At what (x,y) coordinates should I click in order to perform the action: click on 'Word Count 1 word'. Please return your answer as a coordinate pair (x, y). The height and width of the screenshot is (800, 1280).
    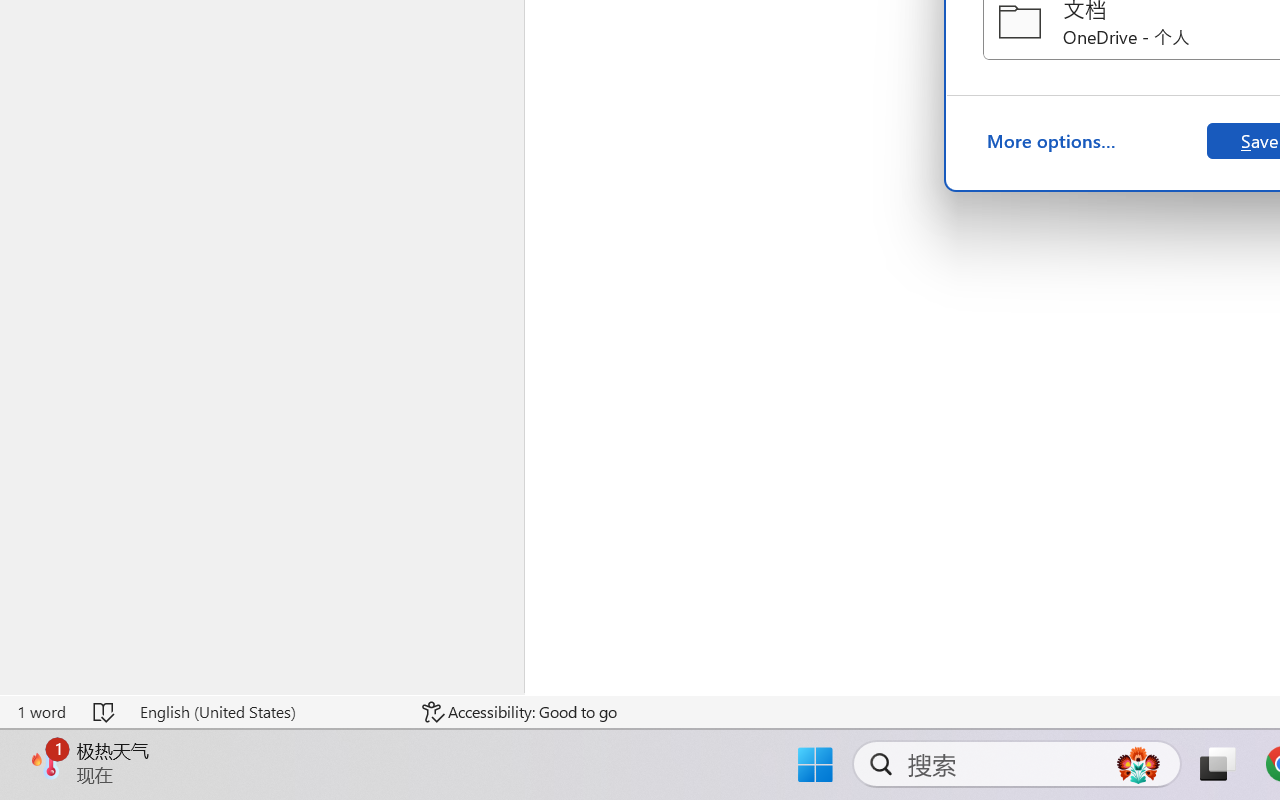
    Looking at the image, I should click on (41, 711).